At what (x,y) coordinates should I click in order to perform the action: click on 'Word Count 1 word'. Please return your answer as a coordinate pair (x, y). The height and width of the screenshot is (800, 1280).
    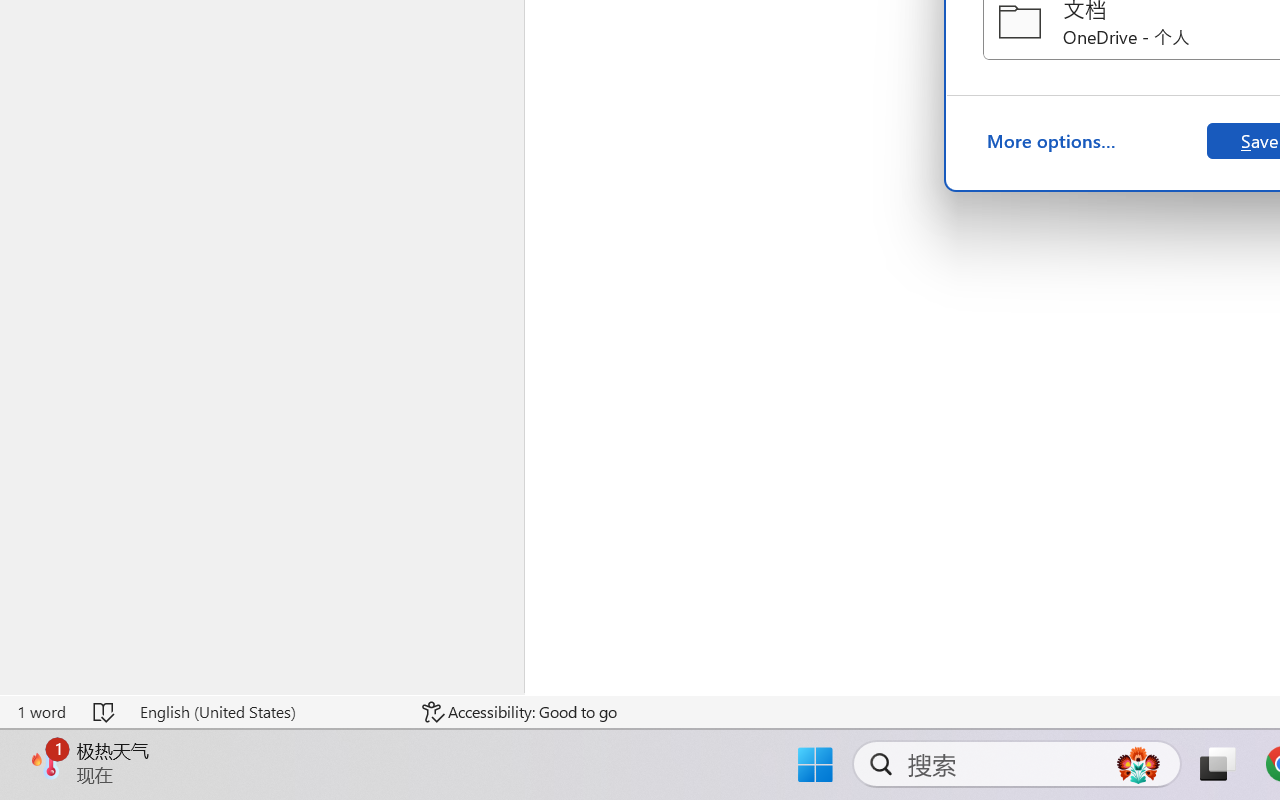
    Looking at the image, I should click on (41, 711).